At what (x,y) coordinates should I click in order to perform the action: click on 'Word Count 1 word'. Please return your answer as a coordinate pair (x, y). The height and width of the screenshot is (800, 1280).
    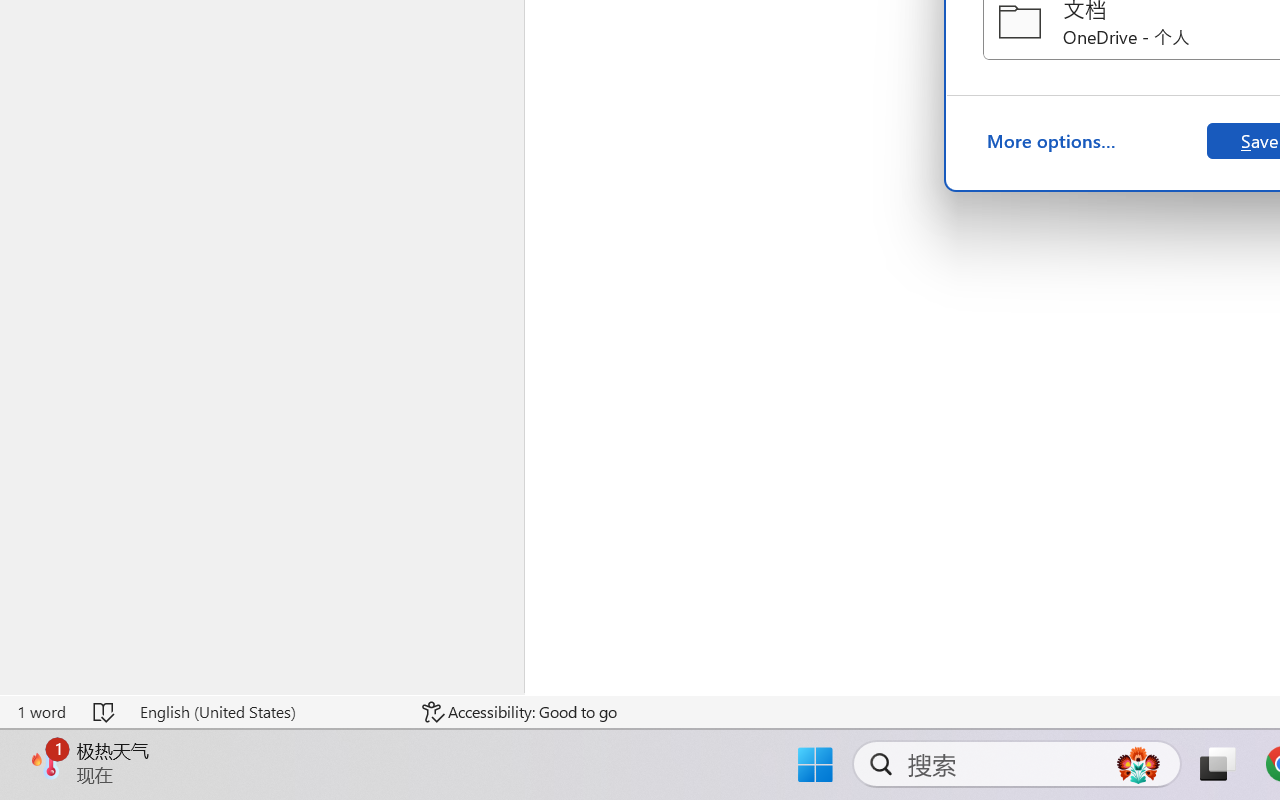
    Looking at the image, I should click on (41, 711).